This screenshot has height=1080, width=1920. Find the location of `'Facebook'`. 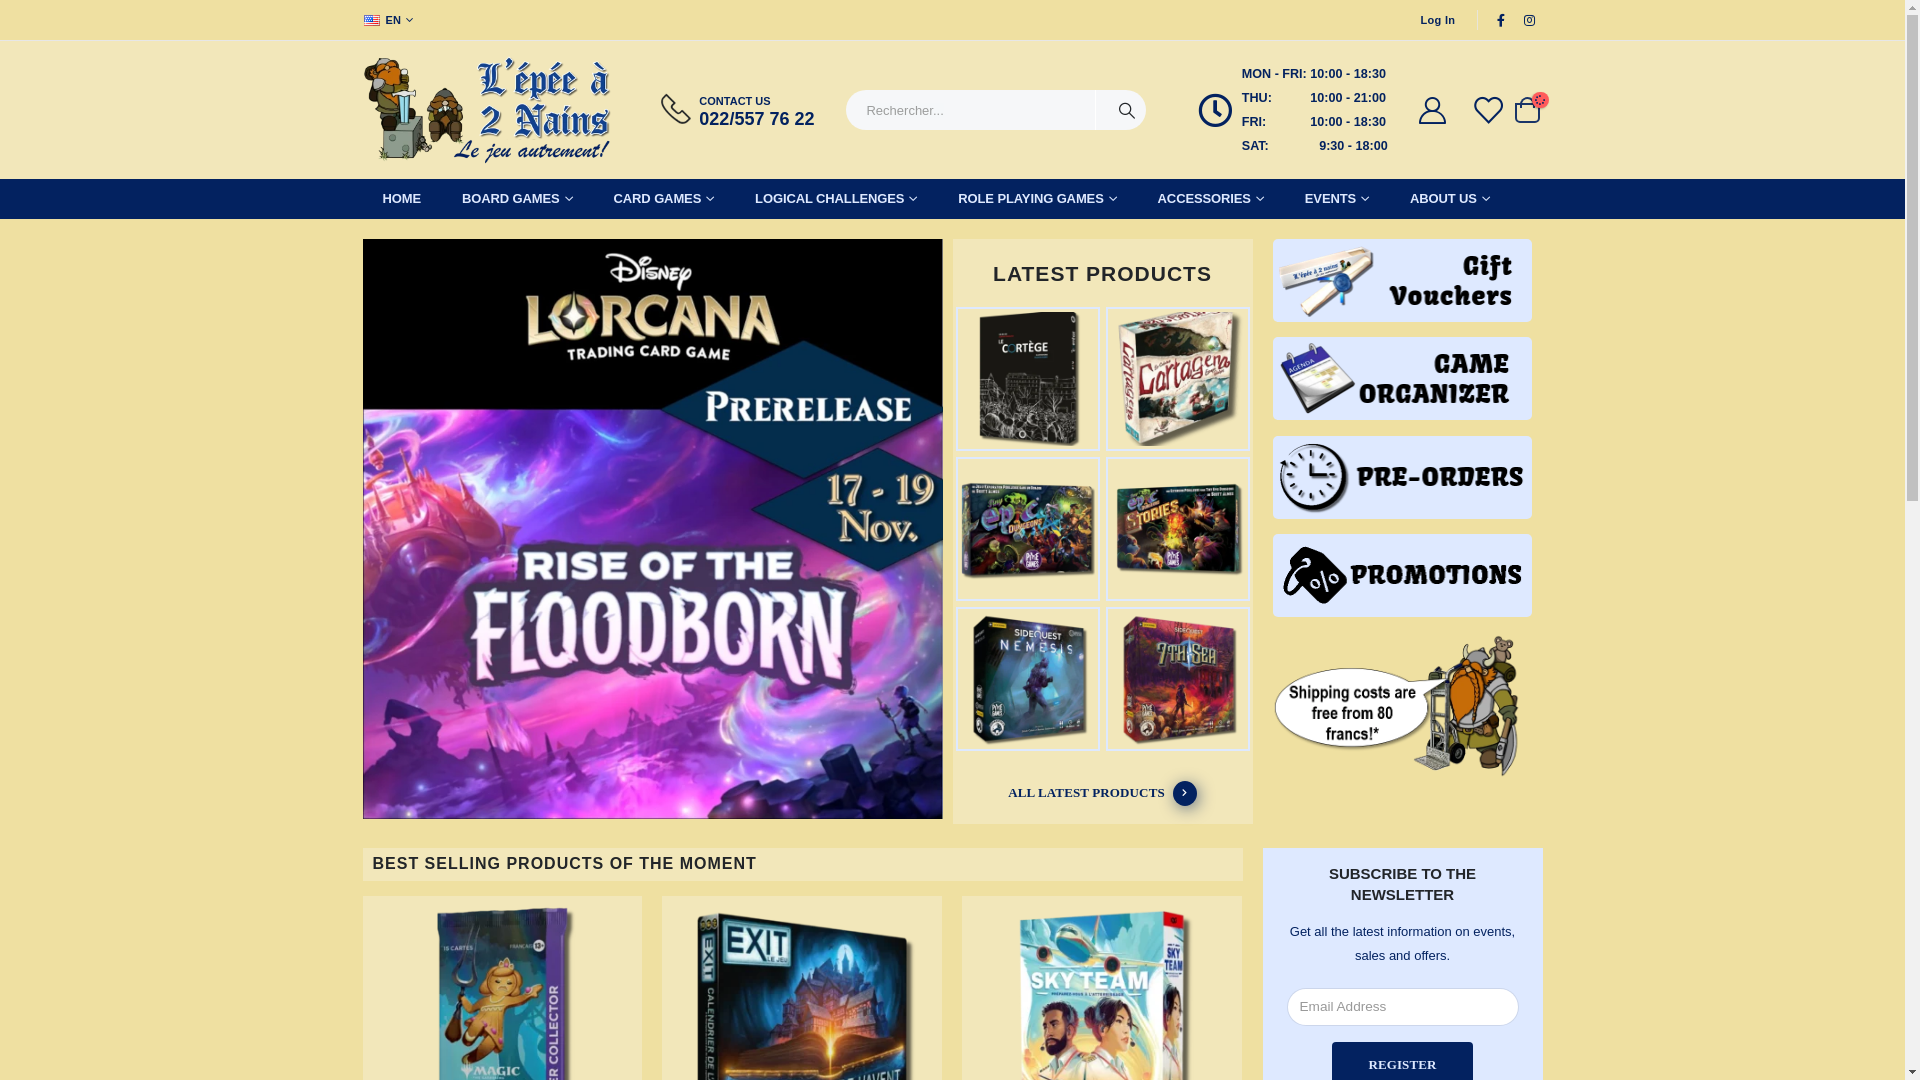

'Facebook' is located at coordinates (1501, 19).